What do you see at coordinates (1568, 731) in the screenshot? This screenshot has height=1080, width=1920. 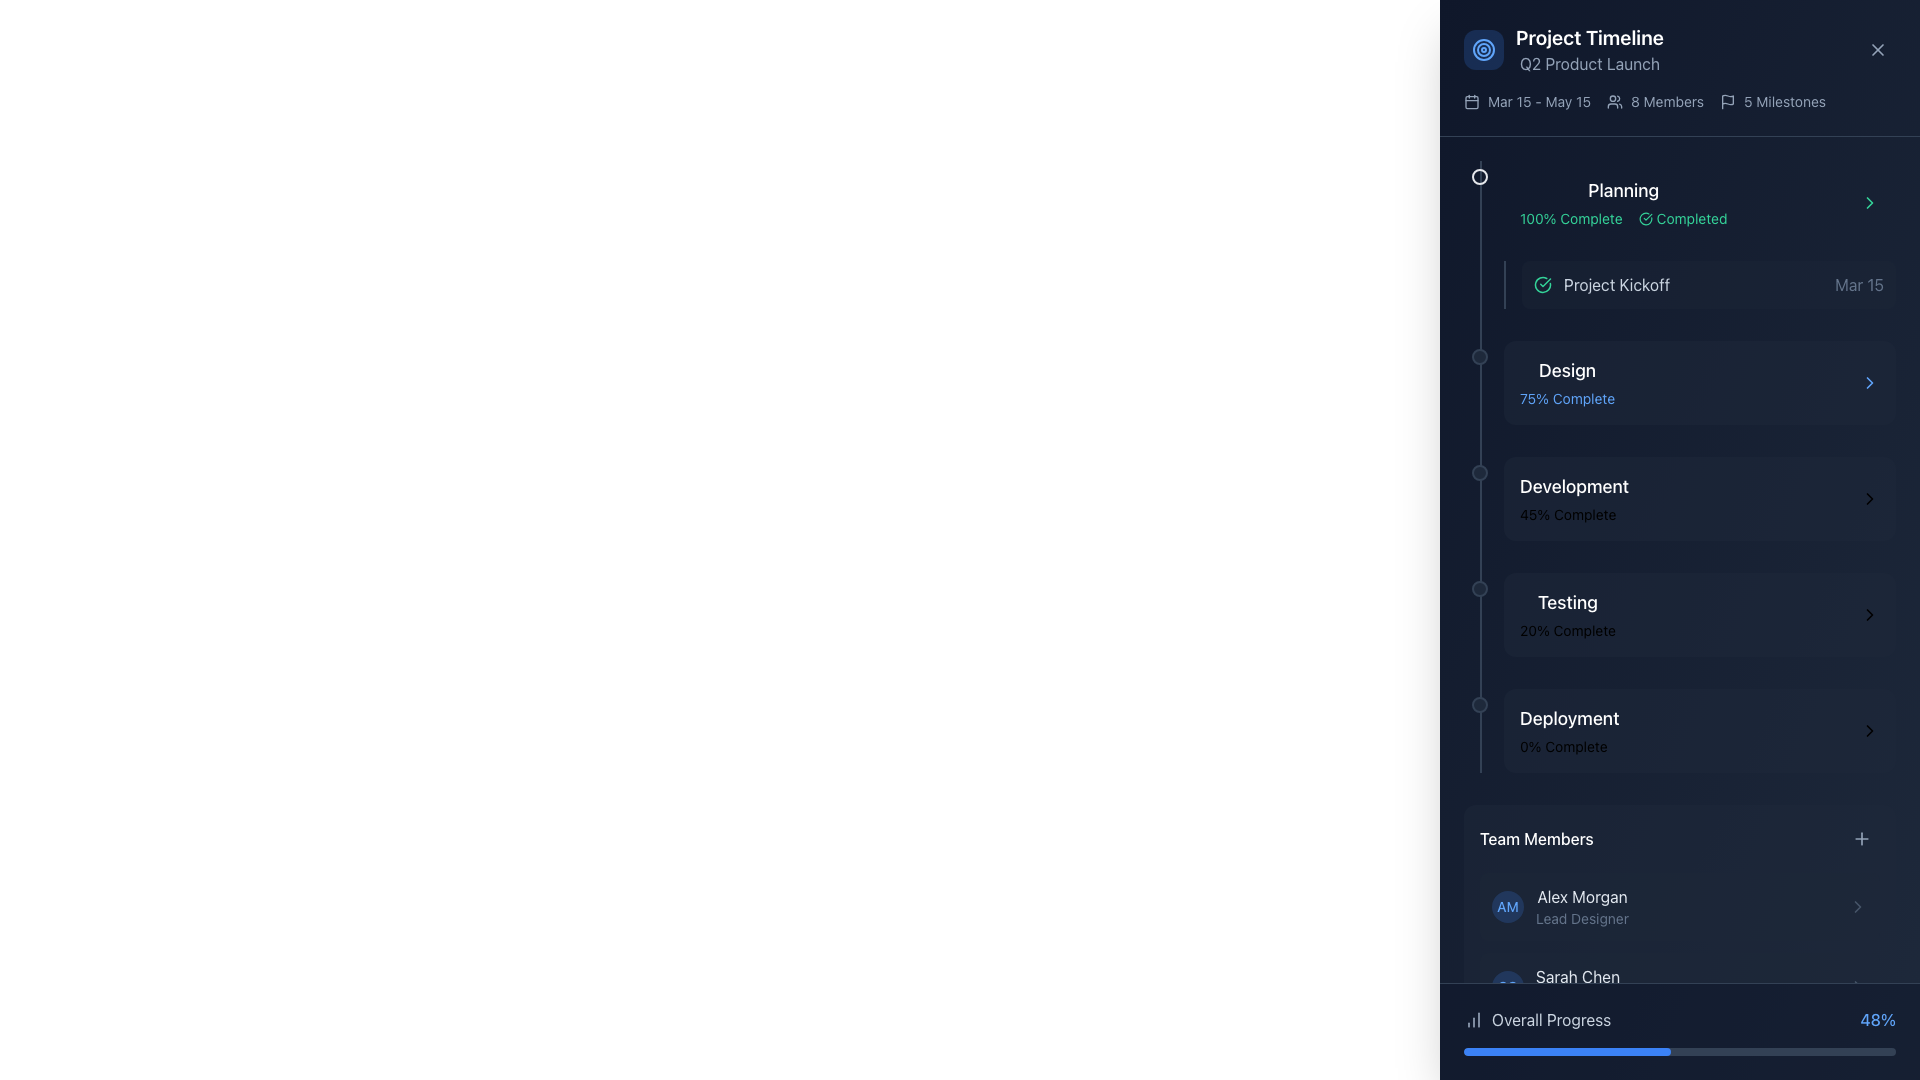 I see `the 'Deployment' status indicator text label that shows '0% Complete' in a dark-themed UI` at bounding box center [1568, 731].